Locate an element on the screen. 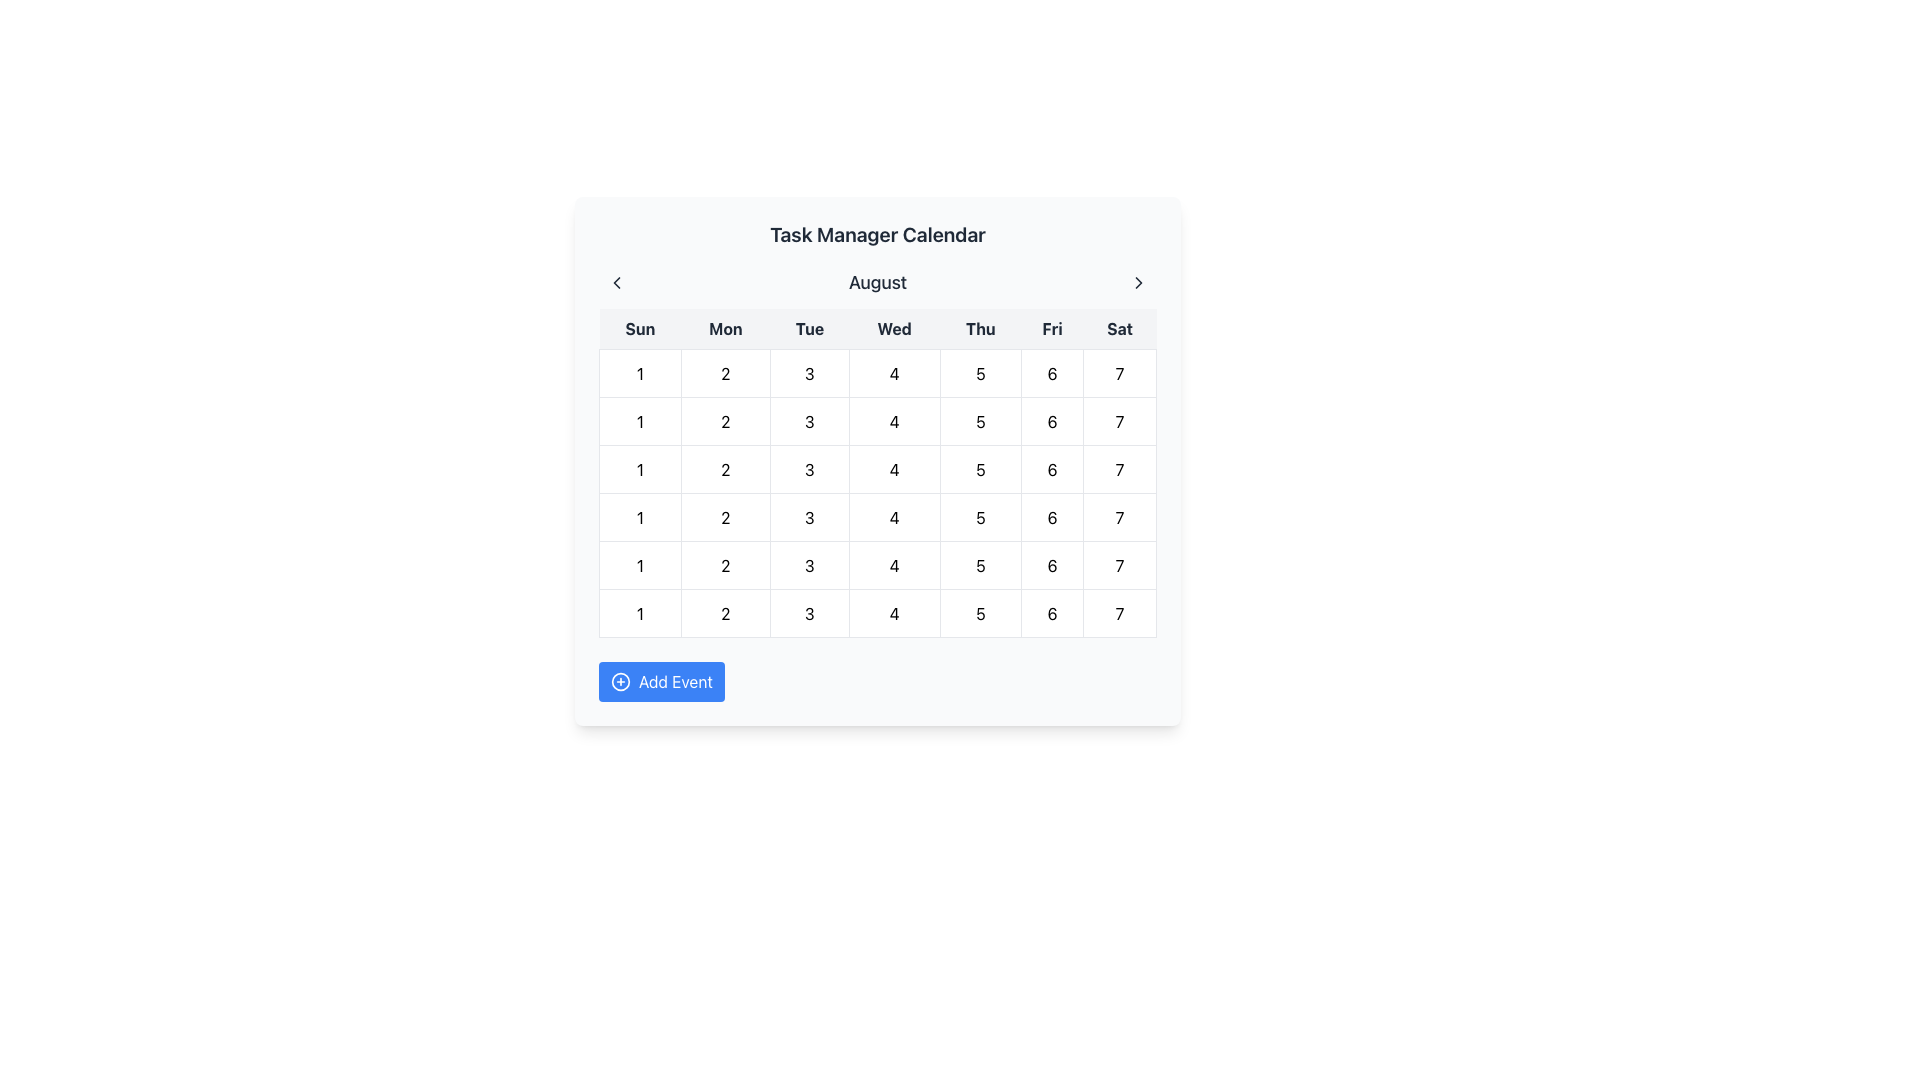 This screenshot has height=1080, width=1920. the non-interactive date label representing the second of the month in the calendar interface, located in the second column of the row labeled with '1's is located at coordinates (724, 612).